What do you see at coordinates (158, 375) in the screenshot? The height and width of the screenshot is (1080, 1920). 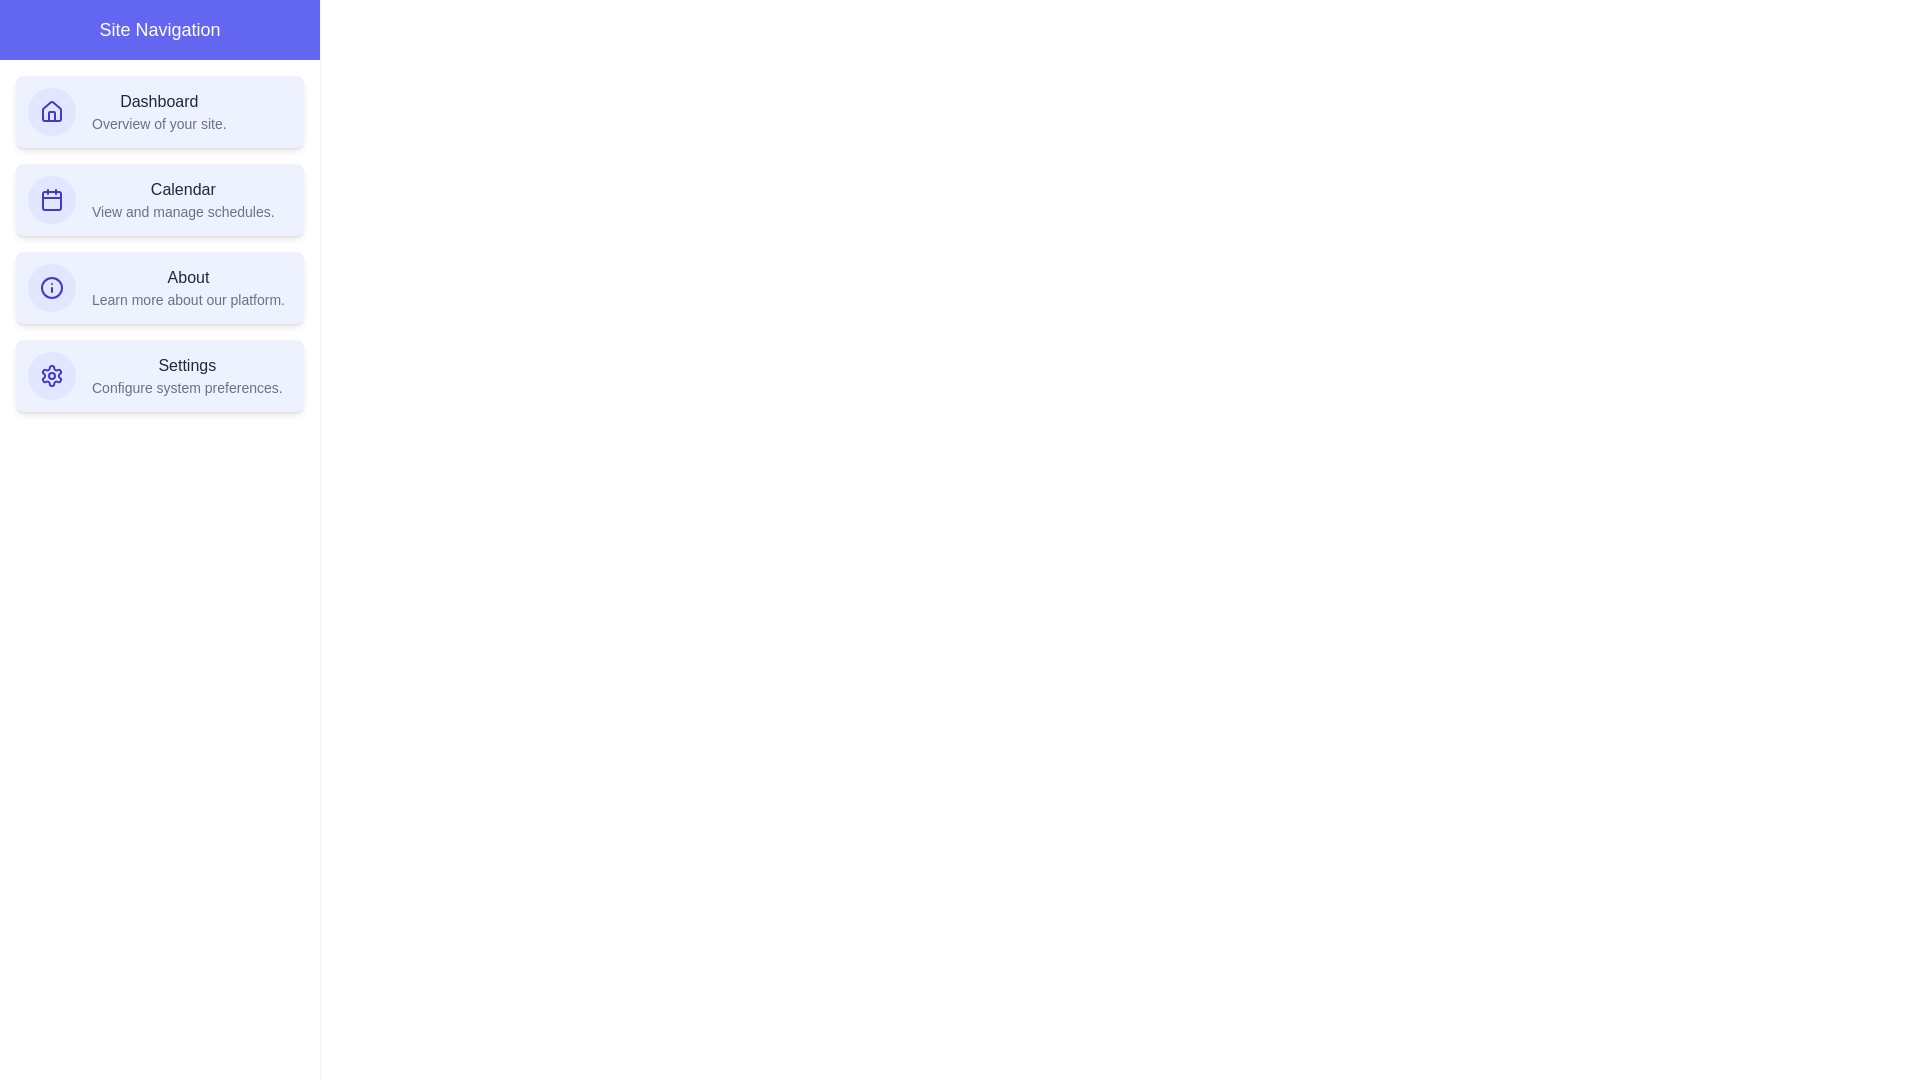 I see `the navigation item Settings to observe its hover state` at bounding box center [158, 375].